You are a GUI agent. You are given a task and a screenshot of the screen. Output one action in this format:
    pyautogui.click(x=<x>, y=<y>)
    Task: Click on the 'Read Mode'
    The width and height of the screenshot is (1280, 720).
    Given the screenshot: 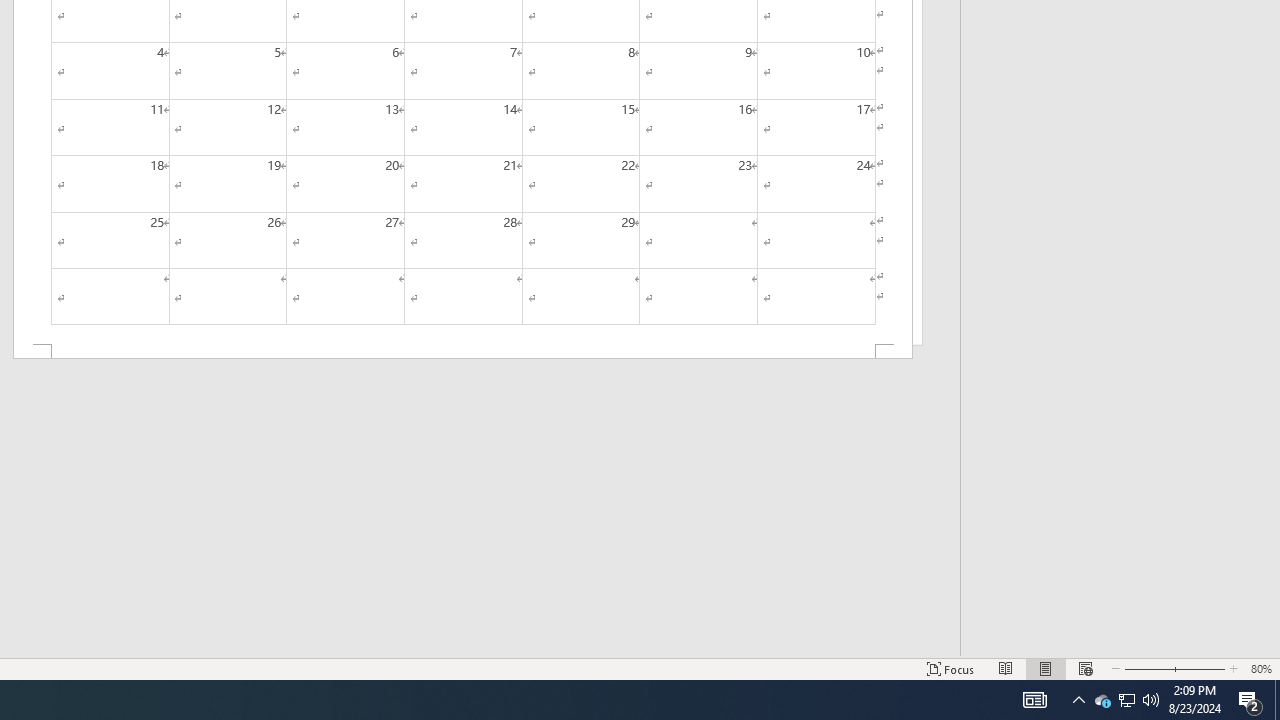 What is the action you would take?
    pyautogui.click(x=1006, y=669)
    